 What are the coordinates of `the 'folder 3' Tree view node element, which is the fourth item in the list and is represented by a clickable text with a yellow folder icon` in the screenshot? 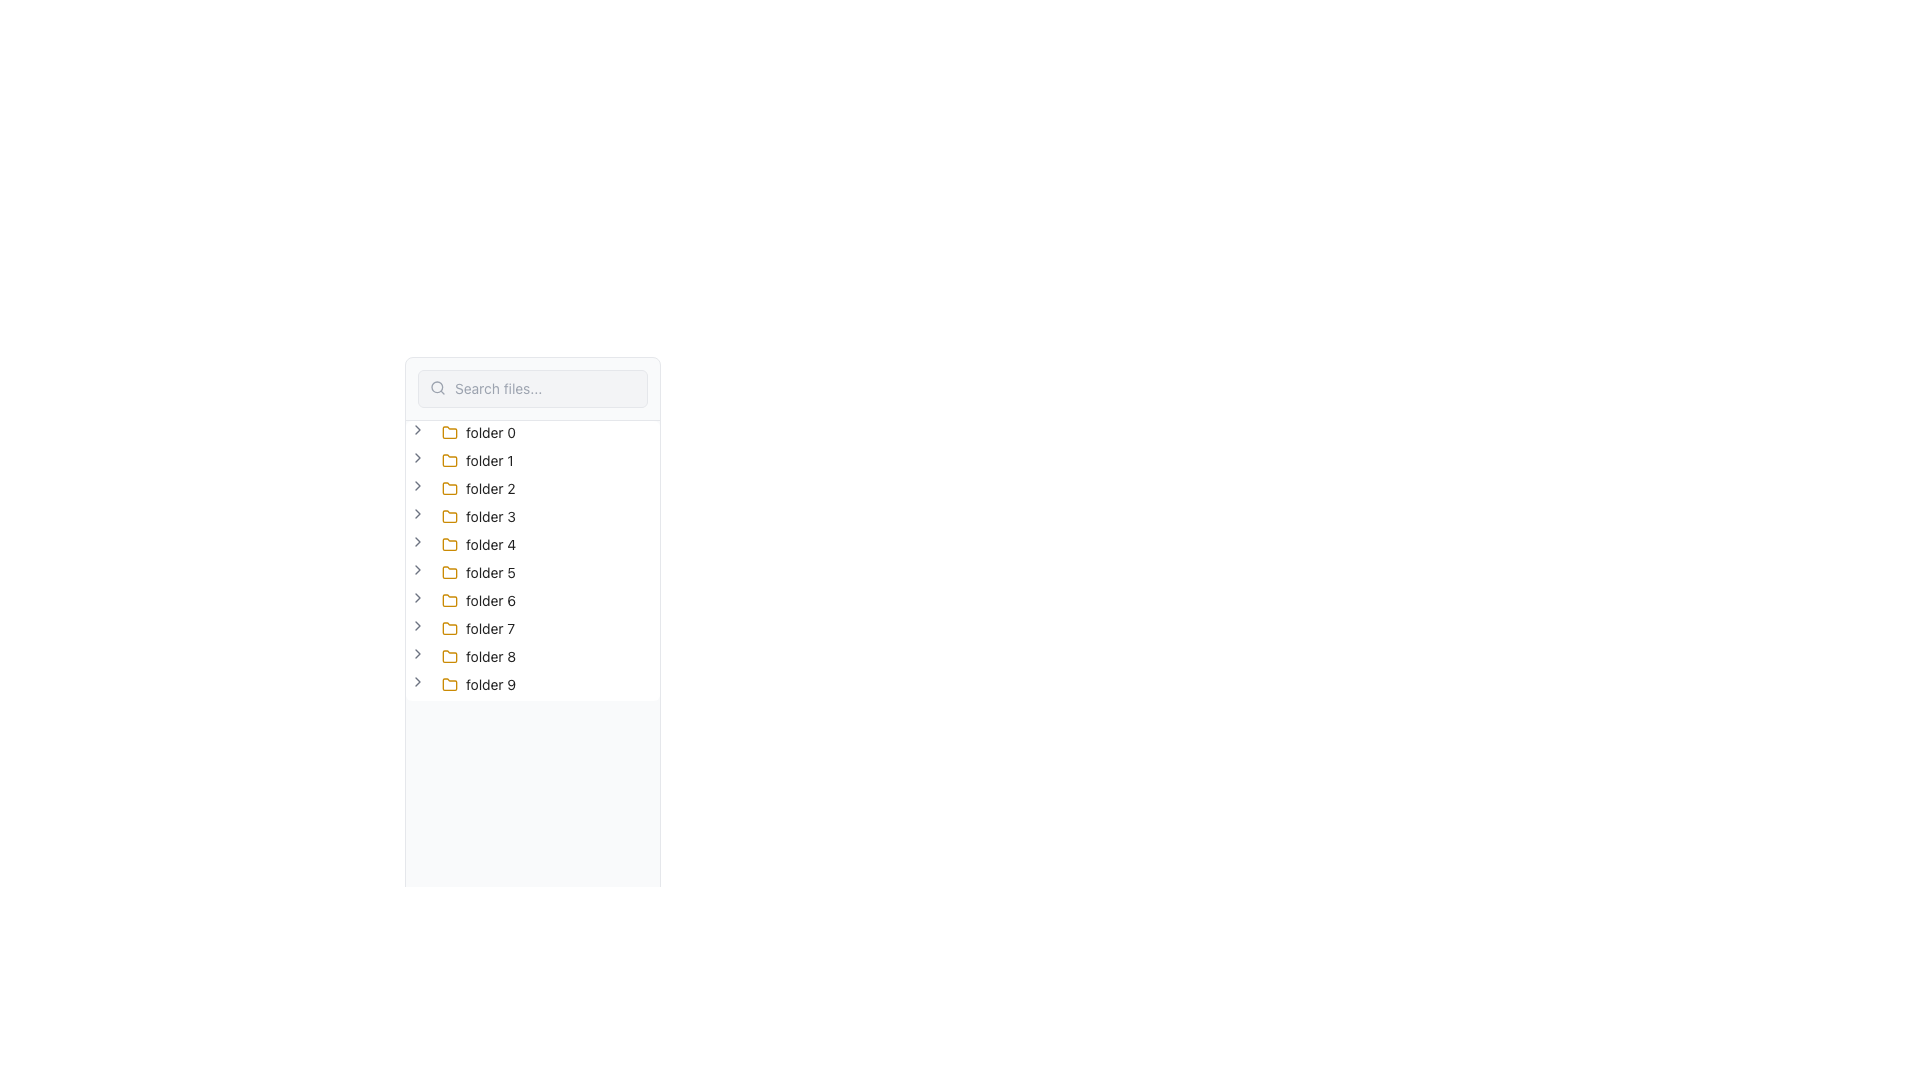 It's located at (478, 515).